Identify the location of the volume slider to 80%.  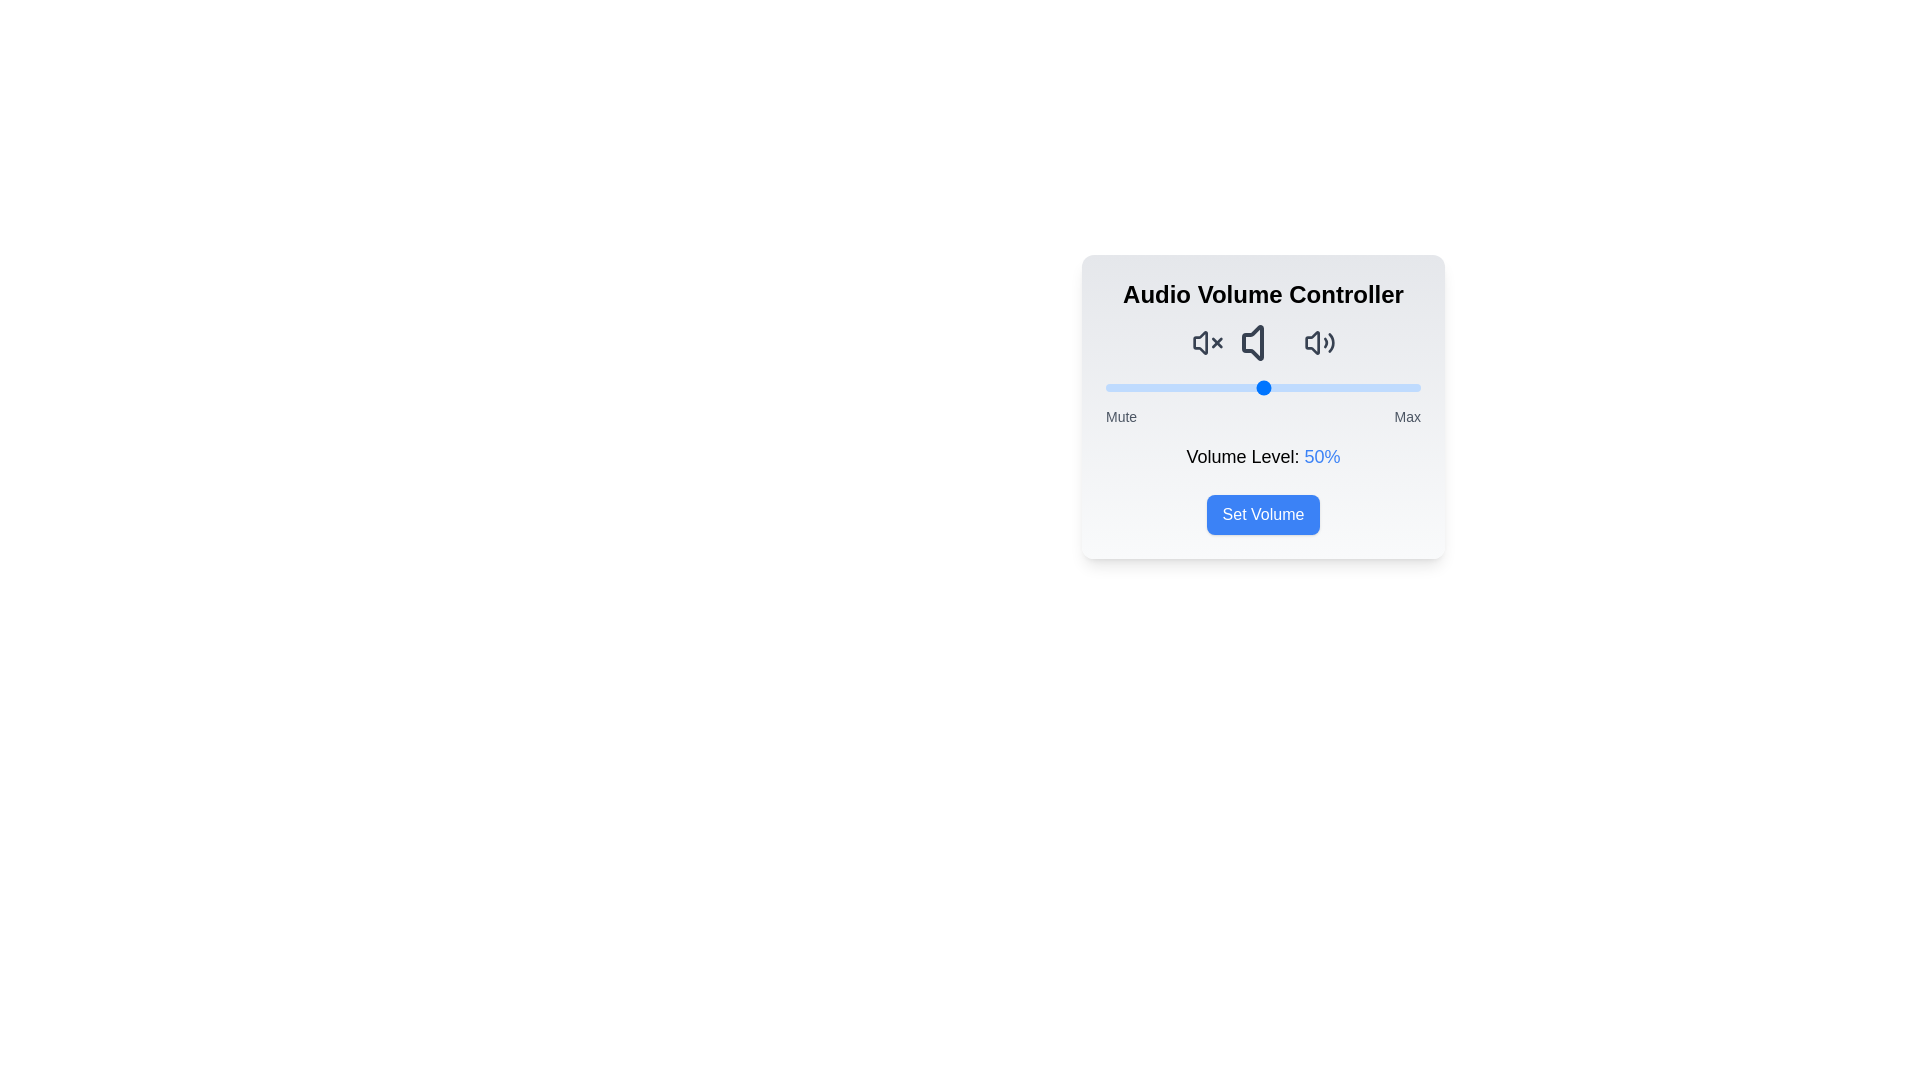
(1358, 388).